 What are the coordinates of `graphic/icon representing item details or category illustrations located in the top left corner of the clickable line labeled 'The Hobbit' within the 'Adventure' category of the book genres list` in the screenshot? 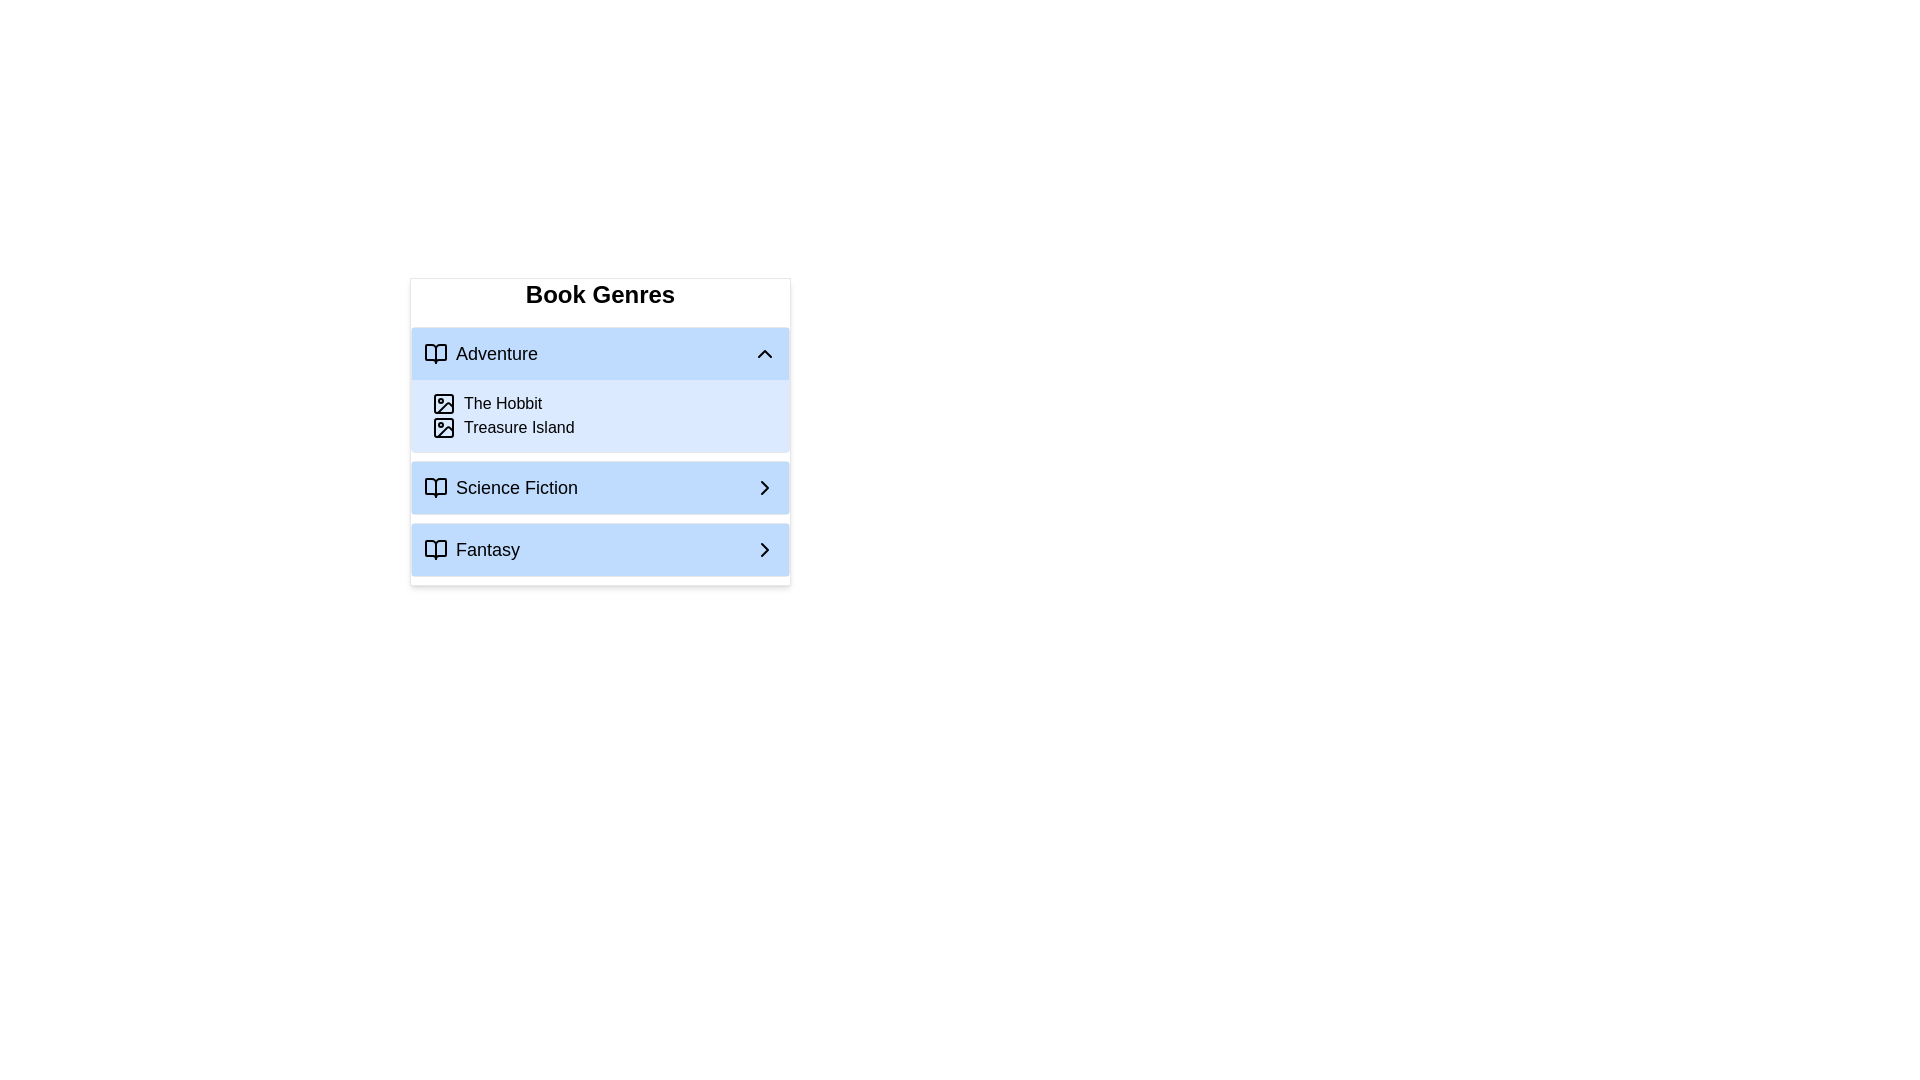 It's located at (443, 404).